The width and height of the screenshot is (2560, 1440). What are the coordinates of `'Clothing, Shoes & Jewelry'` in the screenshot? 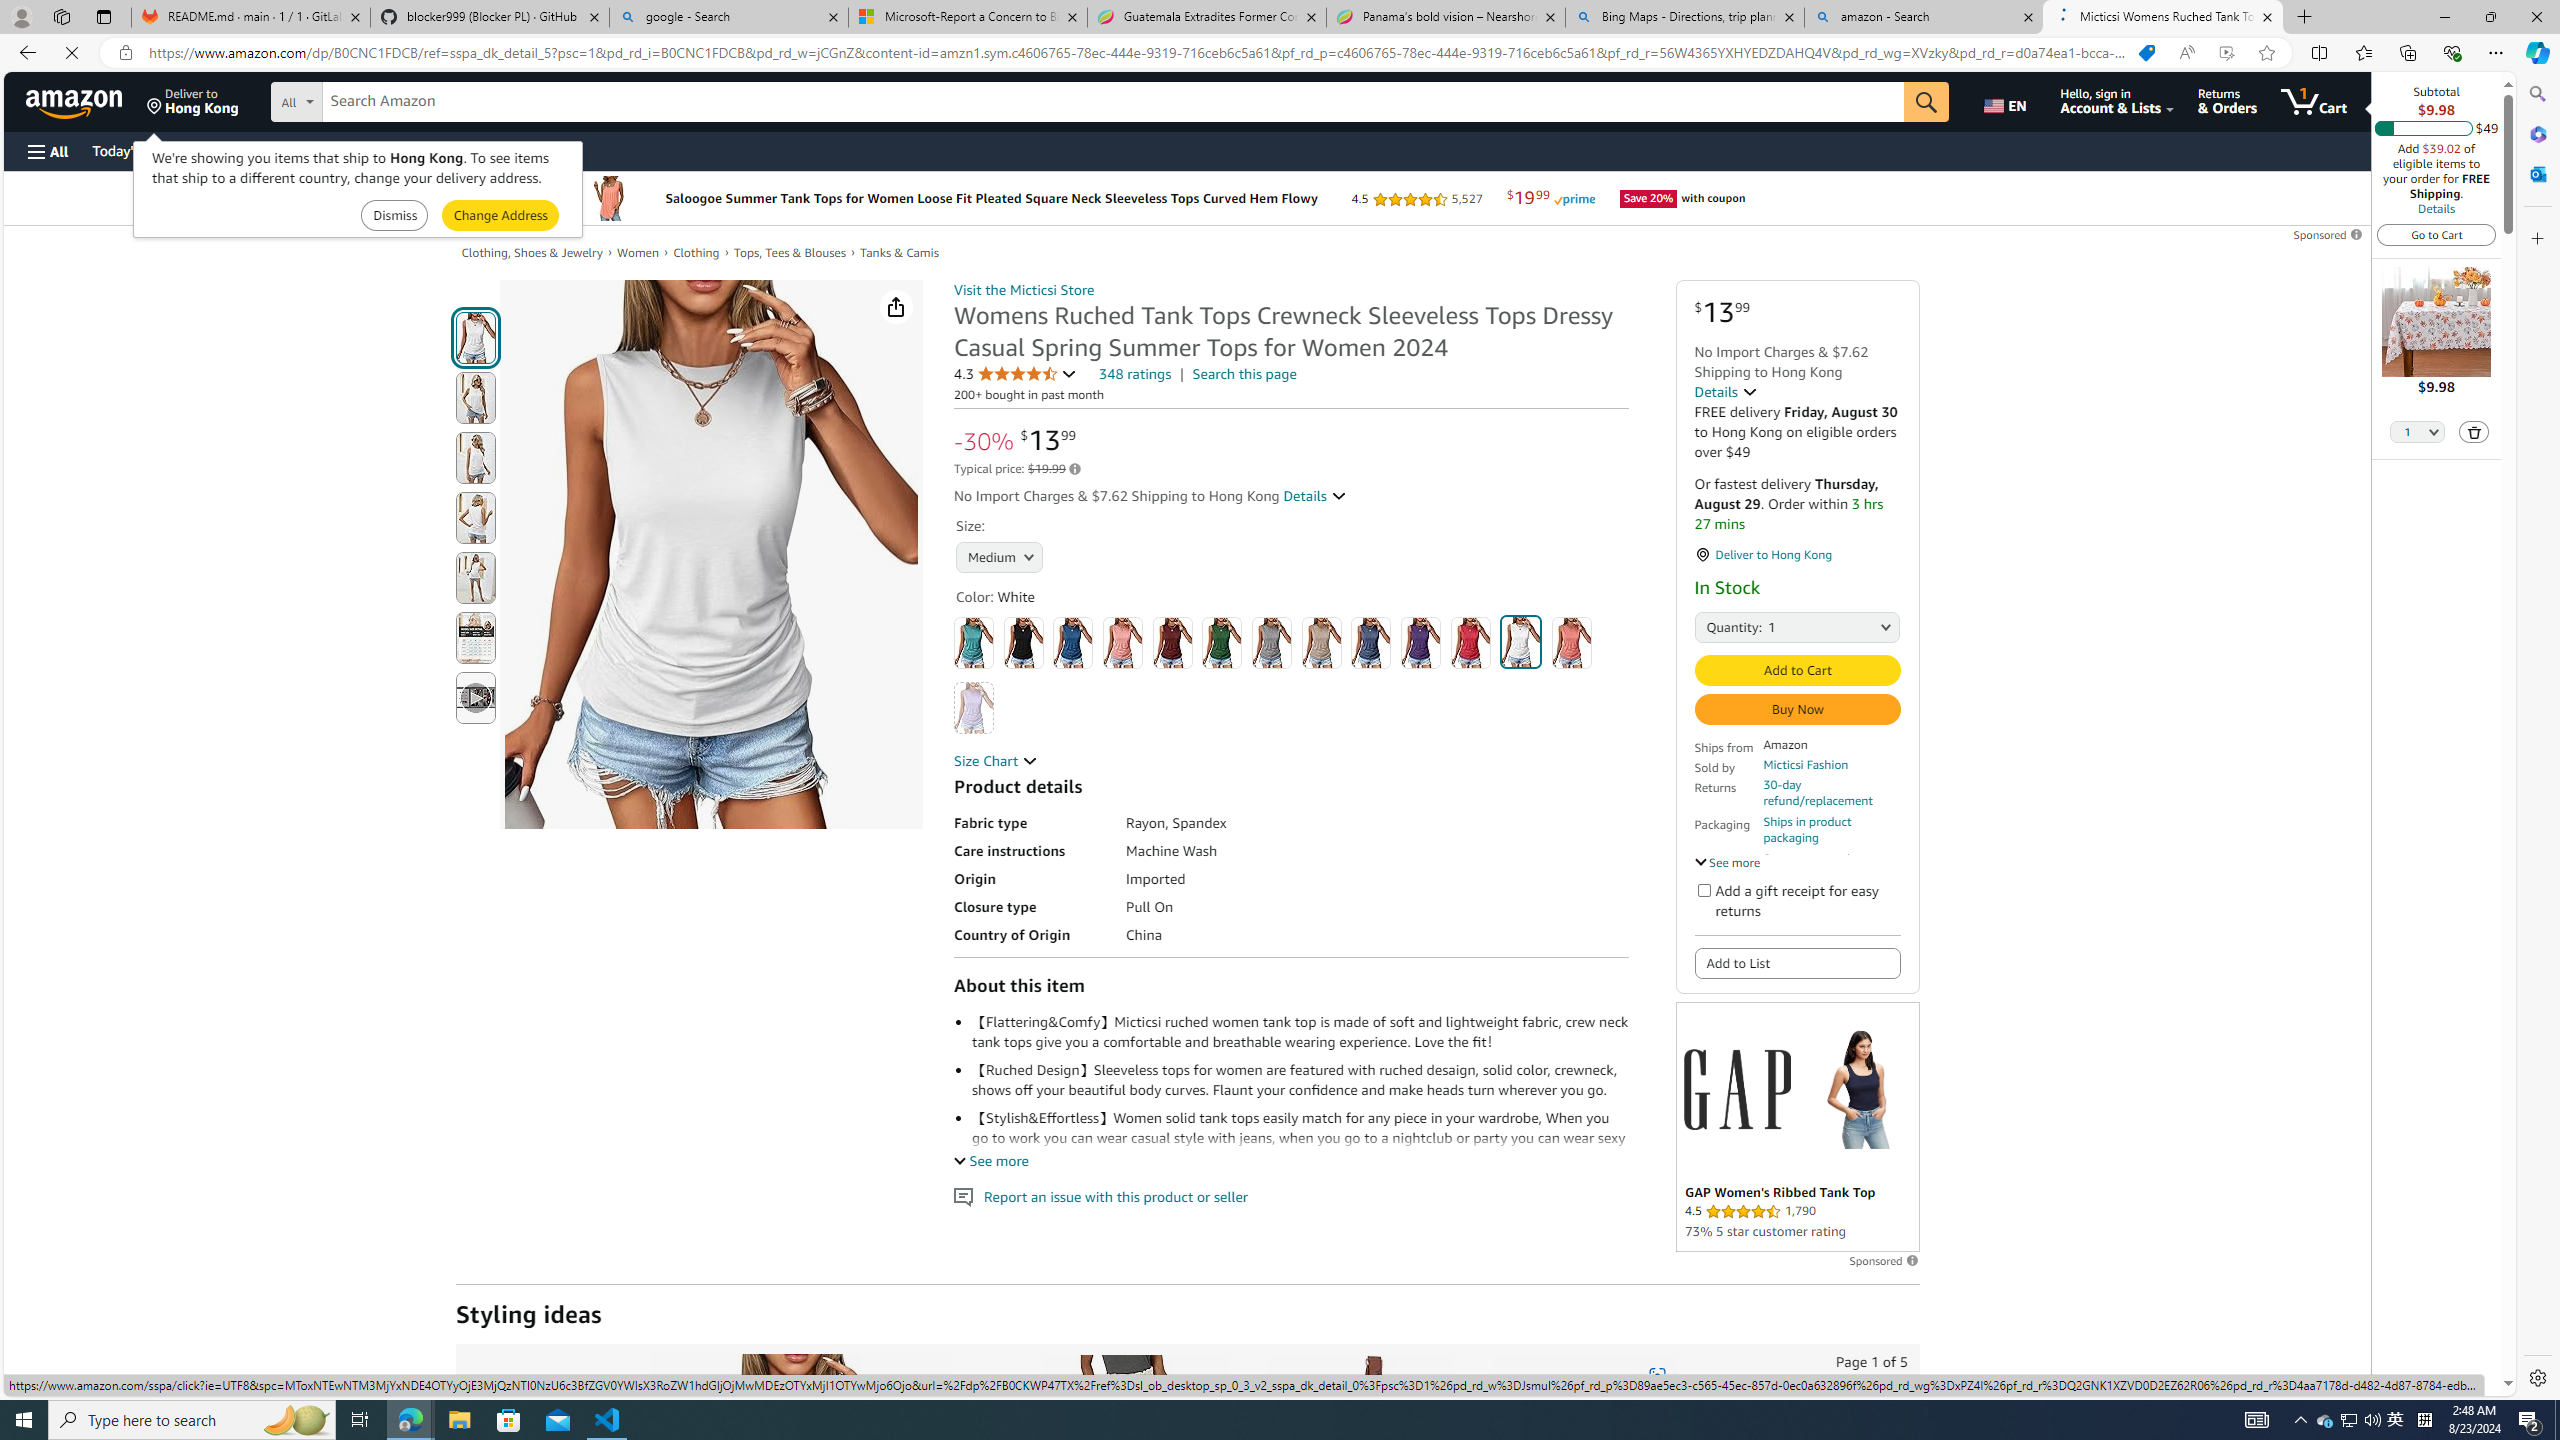 It's located at (531, 252).